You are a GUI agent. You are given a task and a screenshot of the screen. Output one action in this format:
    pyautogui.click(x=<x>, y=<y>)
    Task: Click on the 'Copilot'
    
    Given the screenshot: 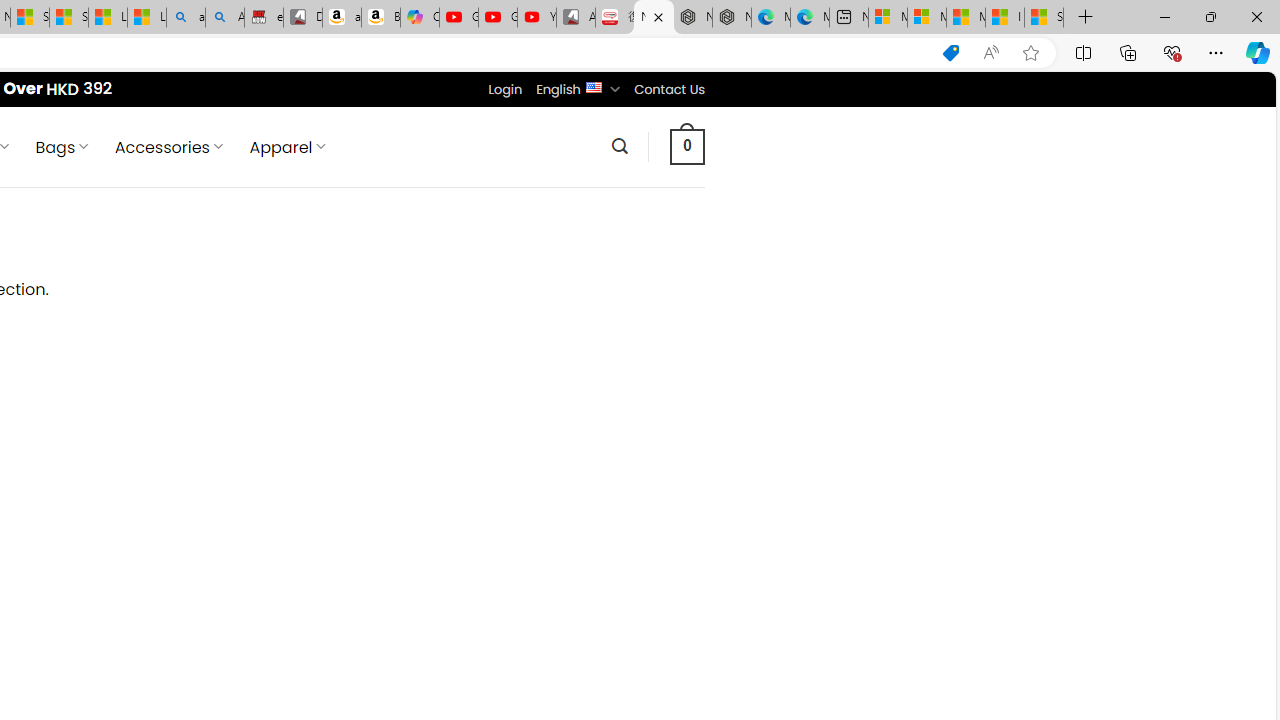 What is the action you would take?
    pyautogui.click(x=418, y=17)
    